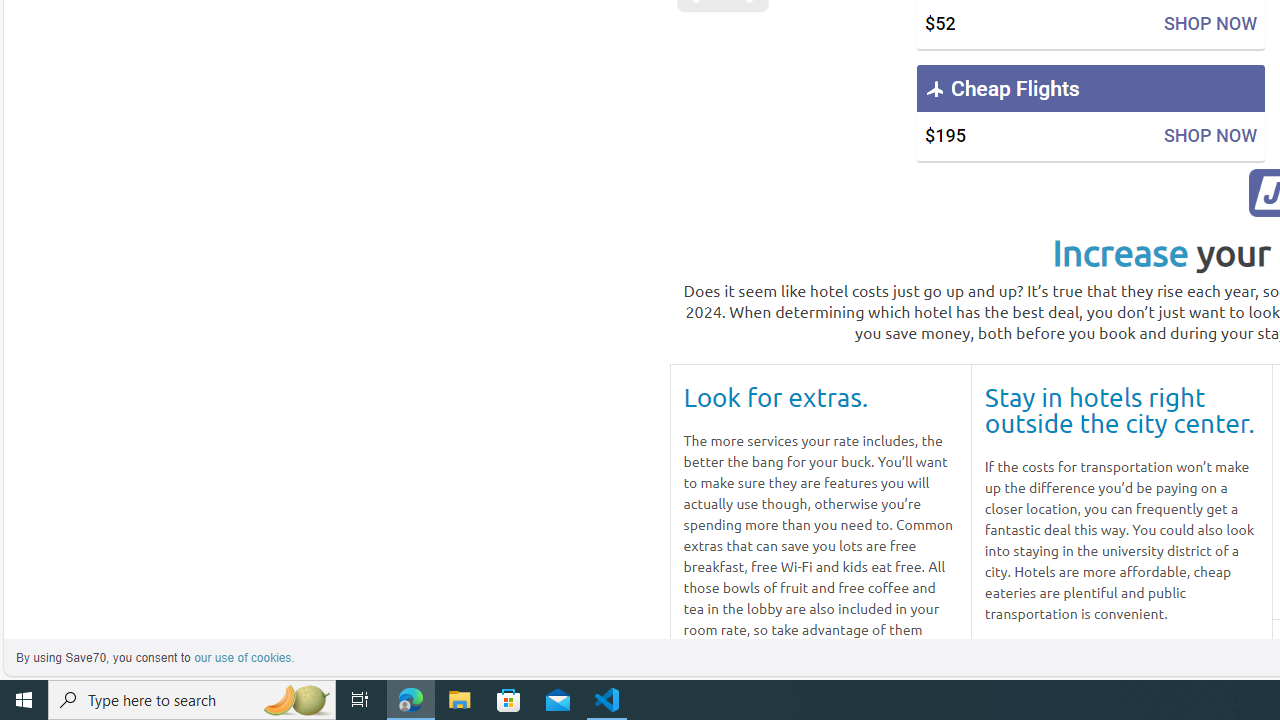 The image size is (1280, 720). I want to click on 'learn more about cookies', so click(243, 657).